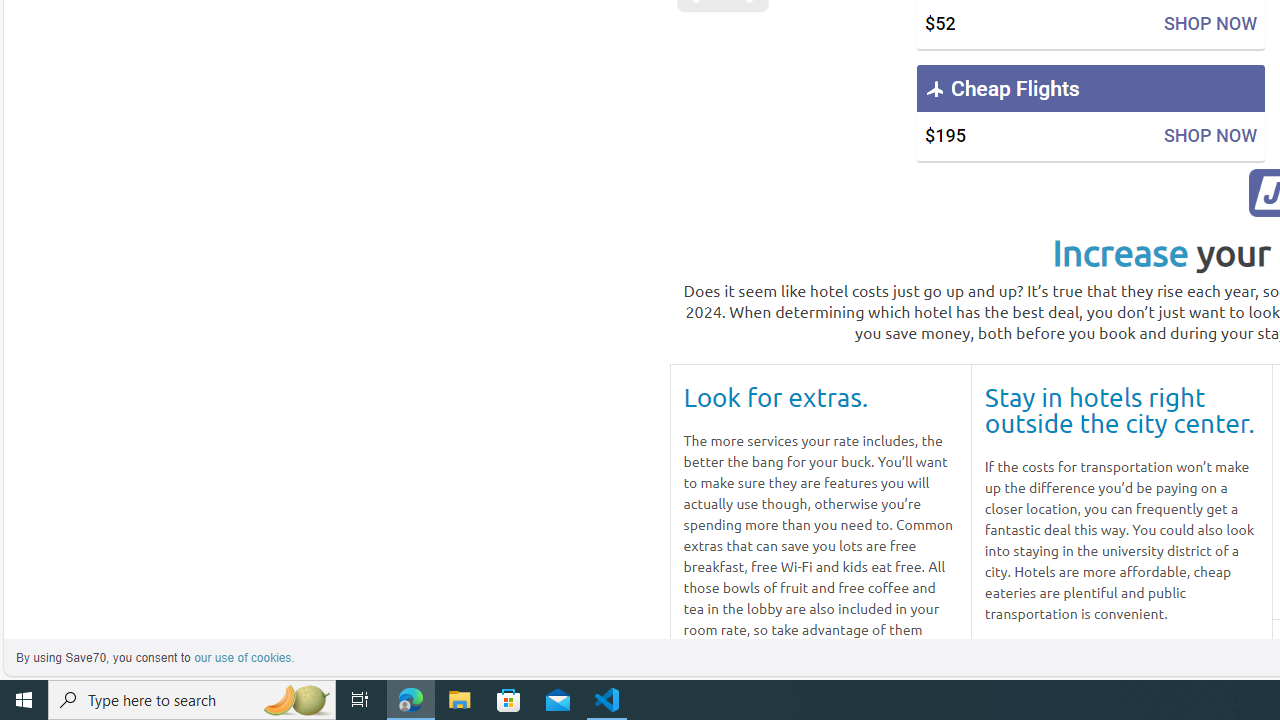 The image size is (1280, 720). I want to click on 'learn more about cookies', so click(243, 657).